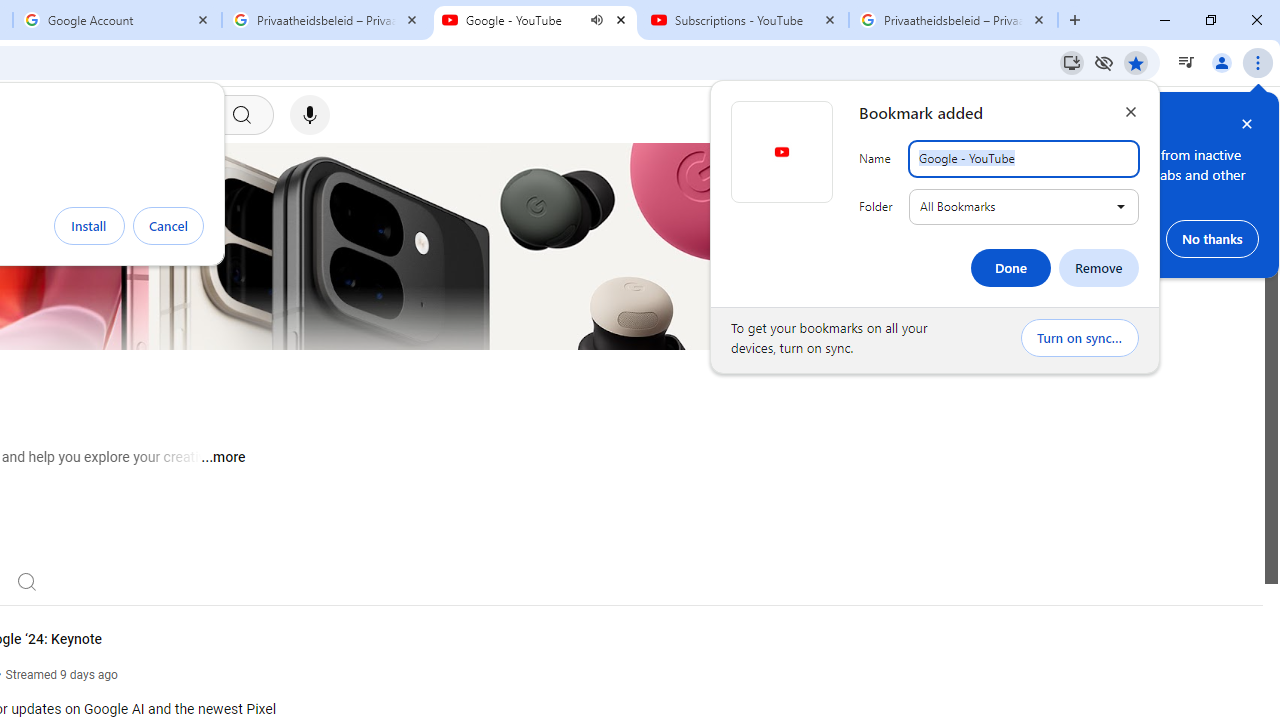  Describe the element at coordinates (88, 225) in the screenshot. I see `'Install'` at that location.